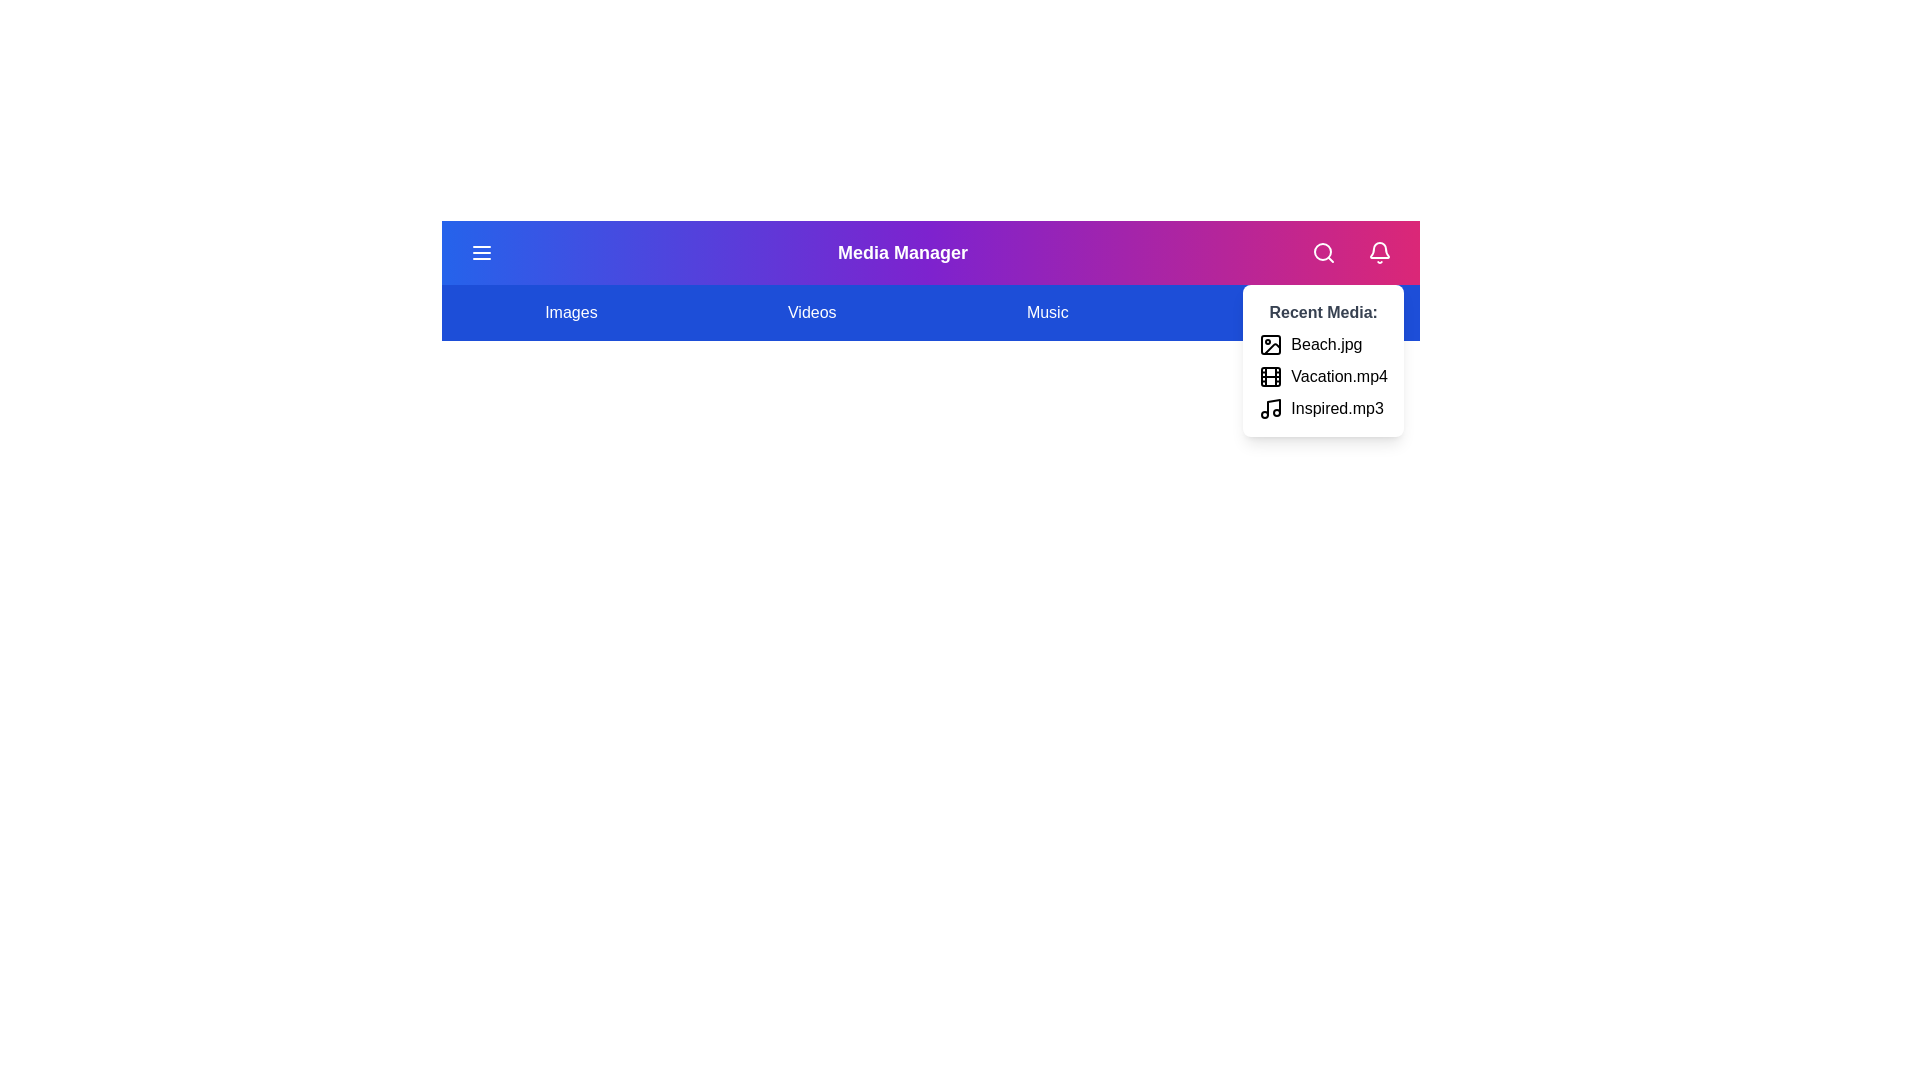  Describe the element at coordinates (1377, 252) in the screenshot. I see `the bell button in the header` at that location.